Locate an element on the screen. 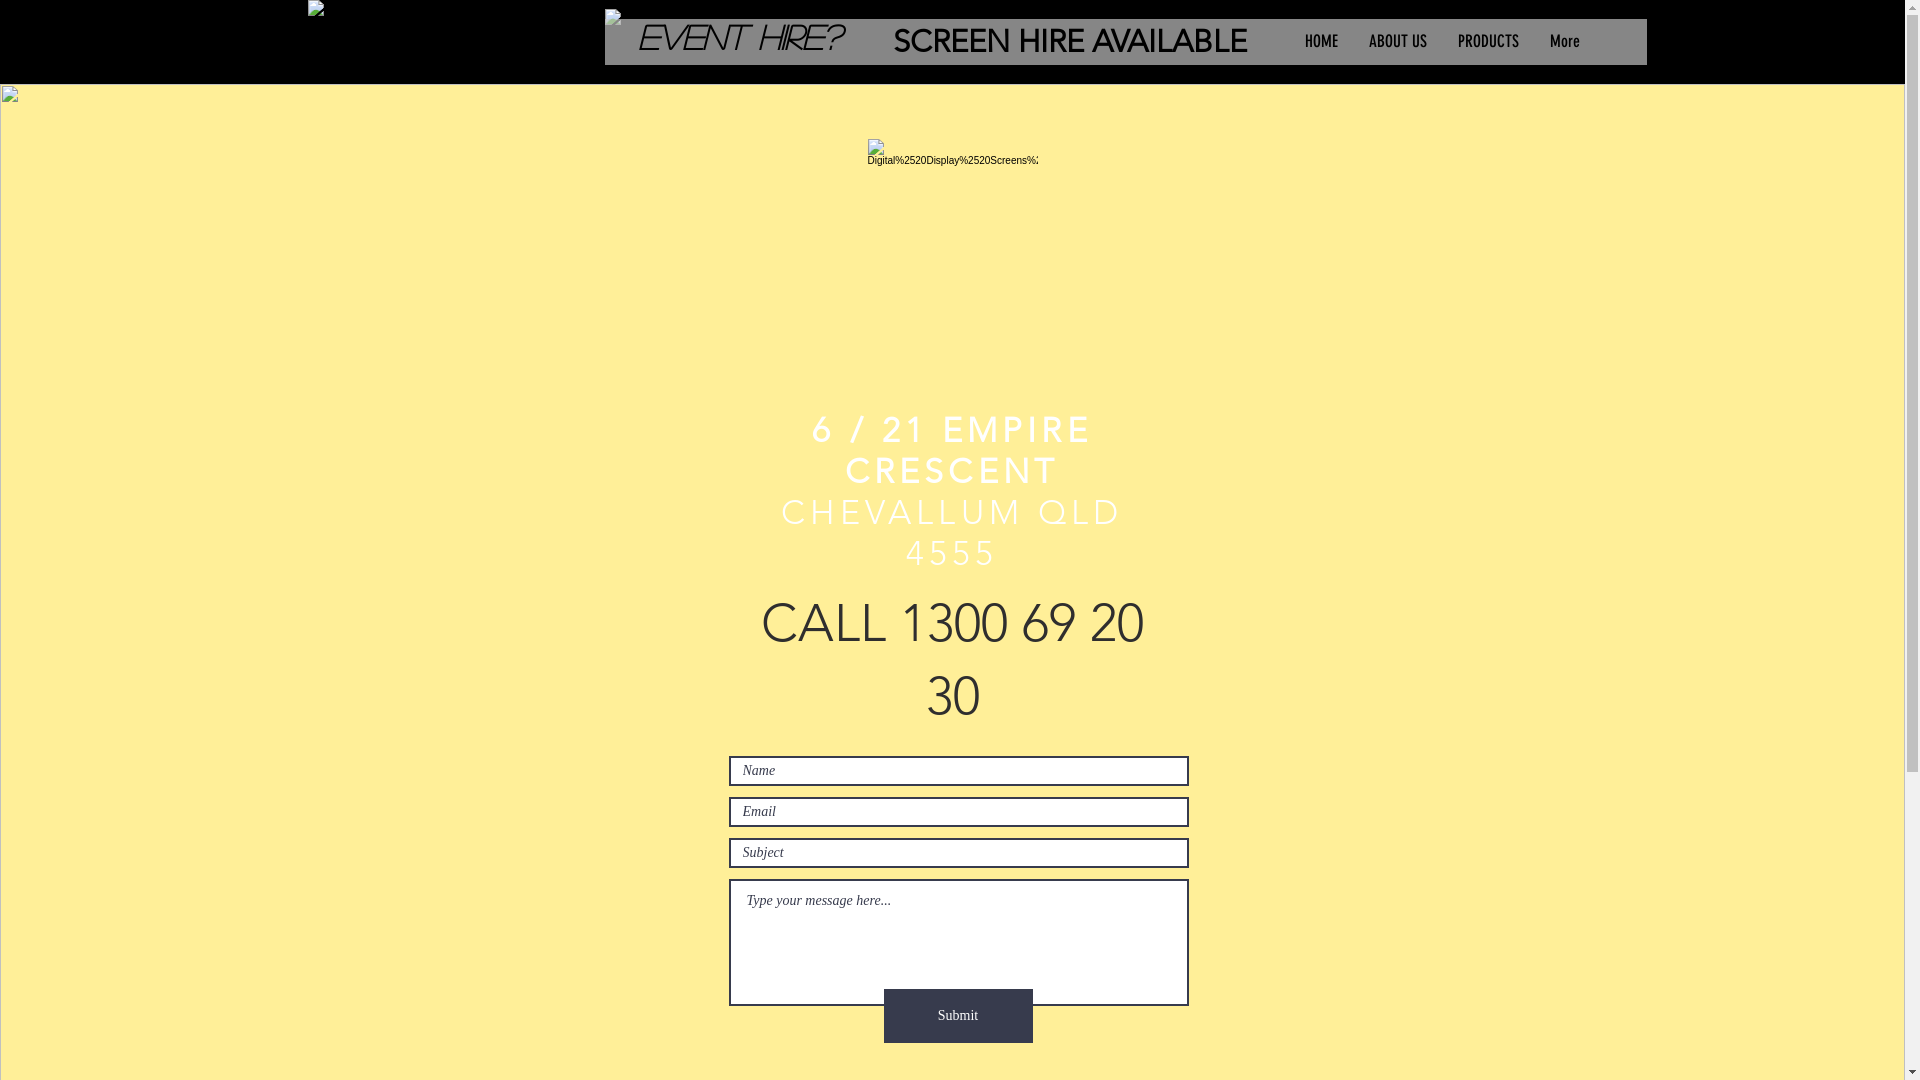  'HOME' is located at coordinates (1320, 41).